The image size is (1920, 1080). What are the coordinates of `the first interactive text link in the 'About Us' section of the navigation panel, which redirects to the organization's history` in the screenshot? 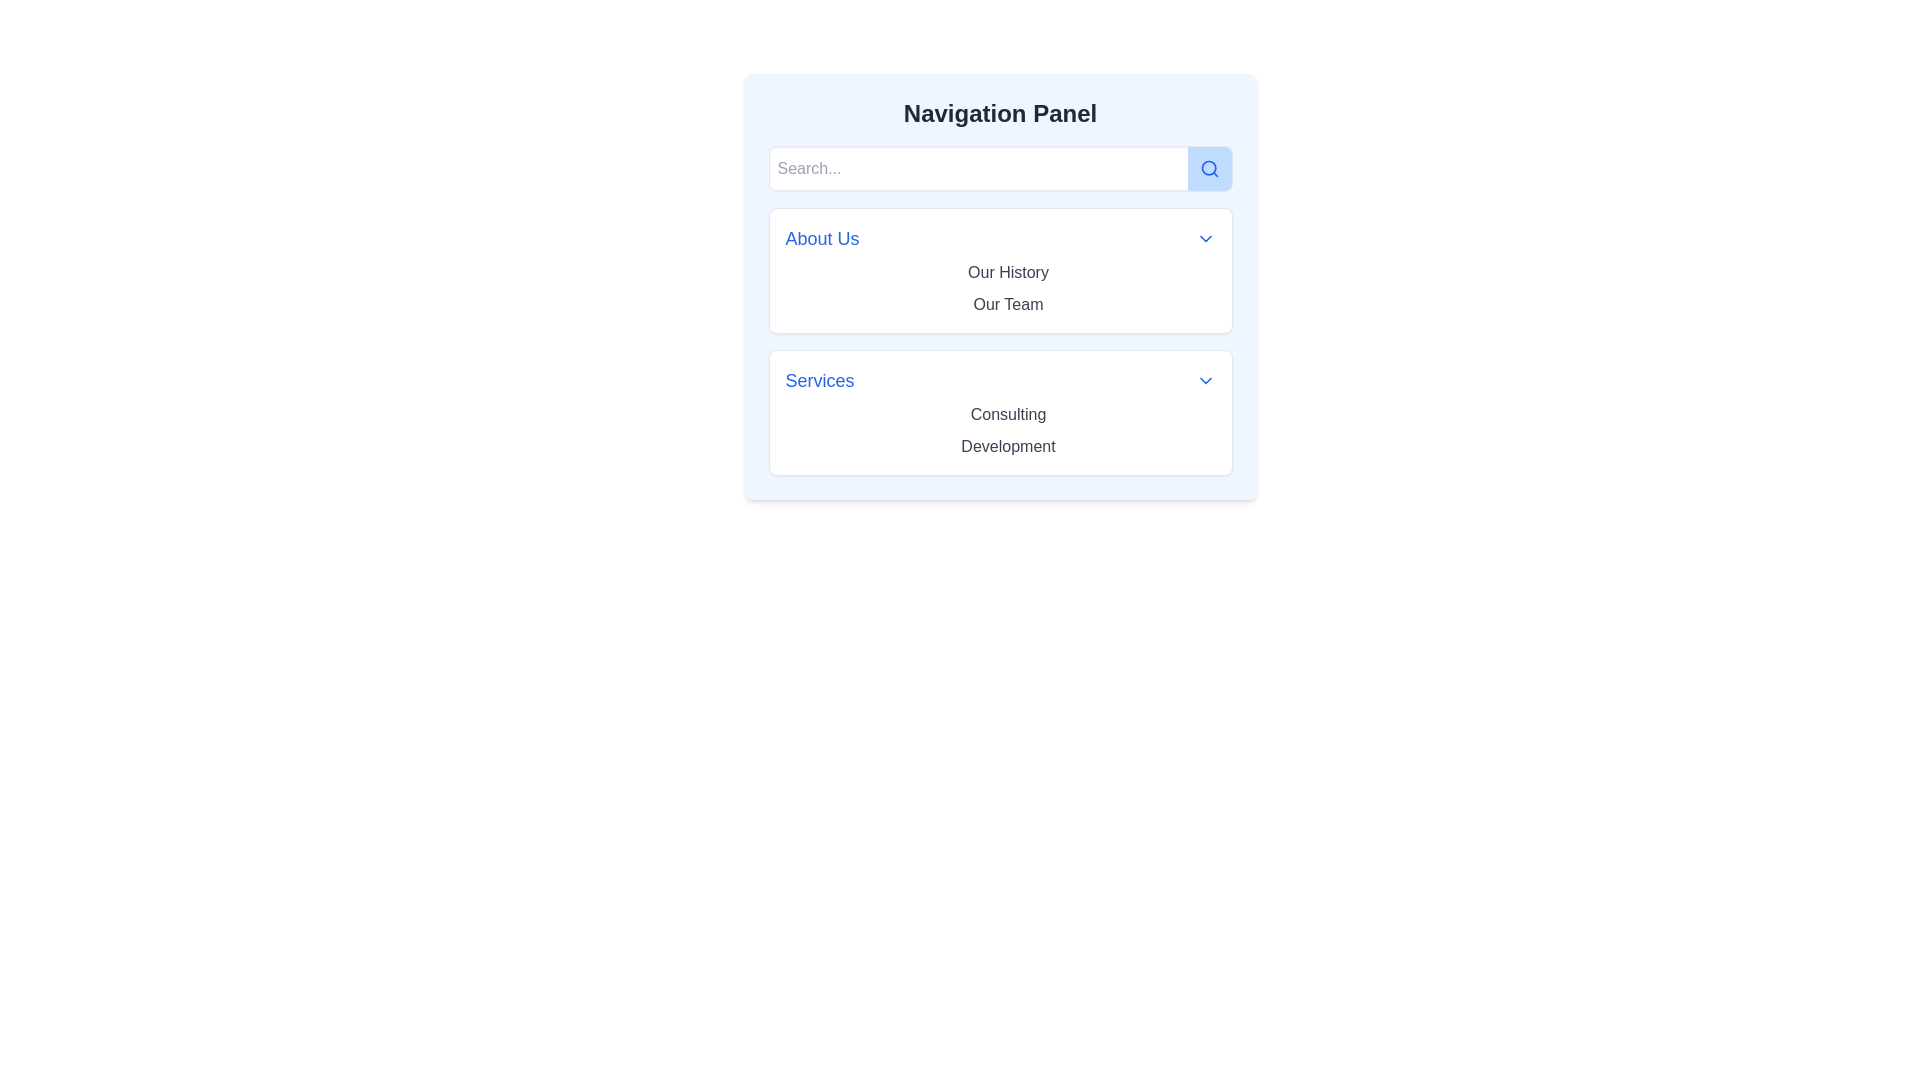 It's located at (1008, 273).